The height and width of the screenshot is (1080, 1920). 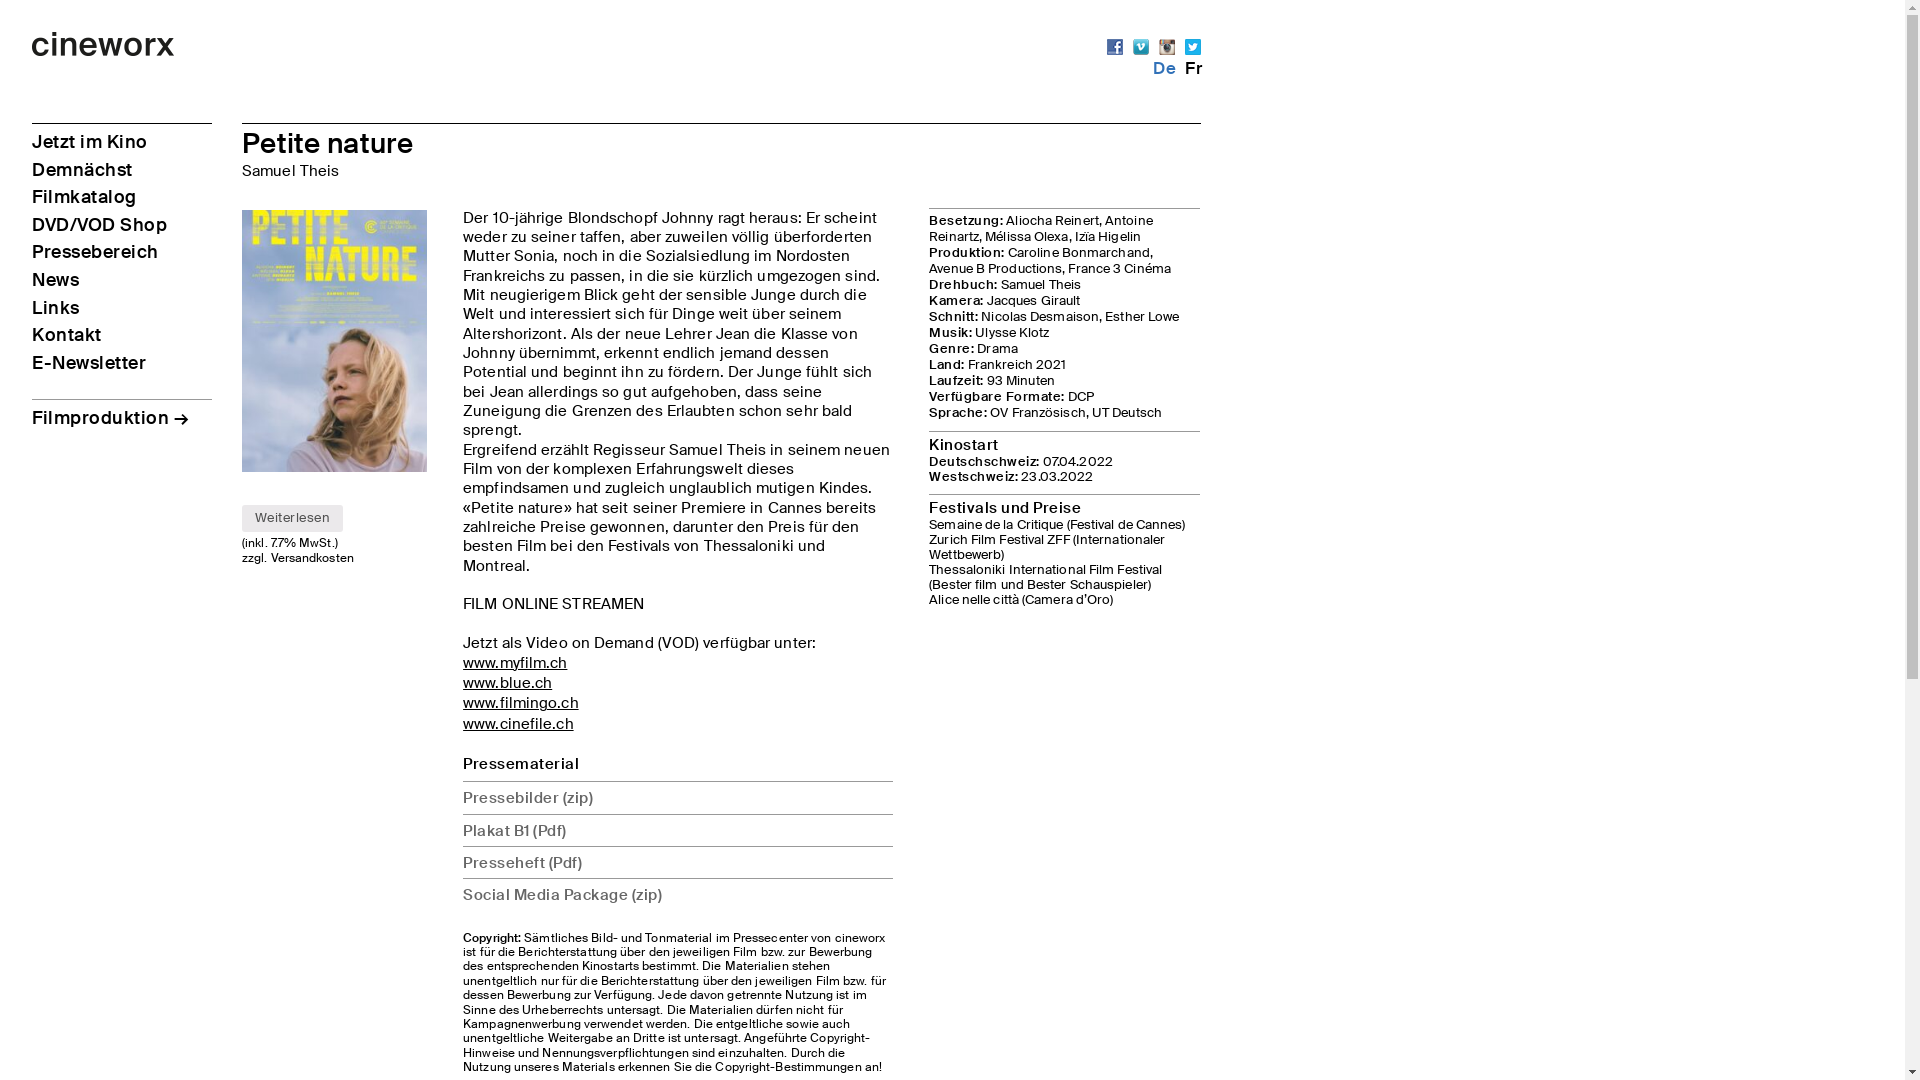 I want to click on 'Filmkatalog', so click(x=83, y=196).